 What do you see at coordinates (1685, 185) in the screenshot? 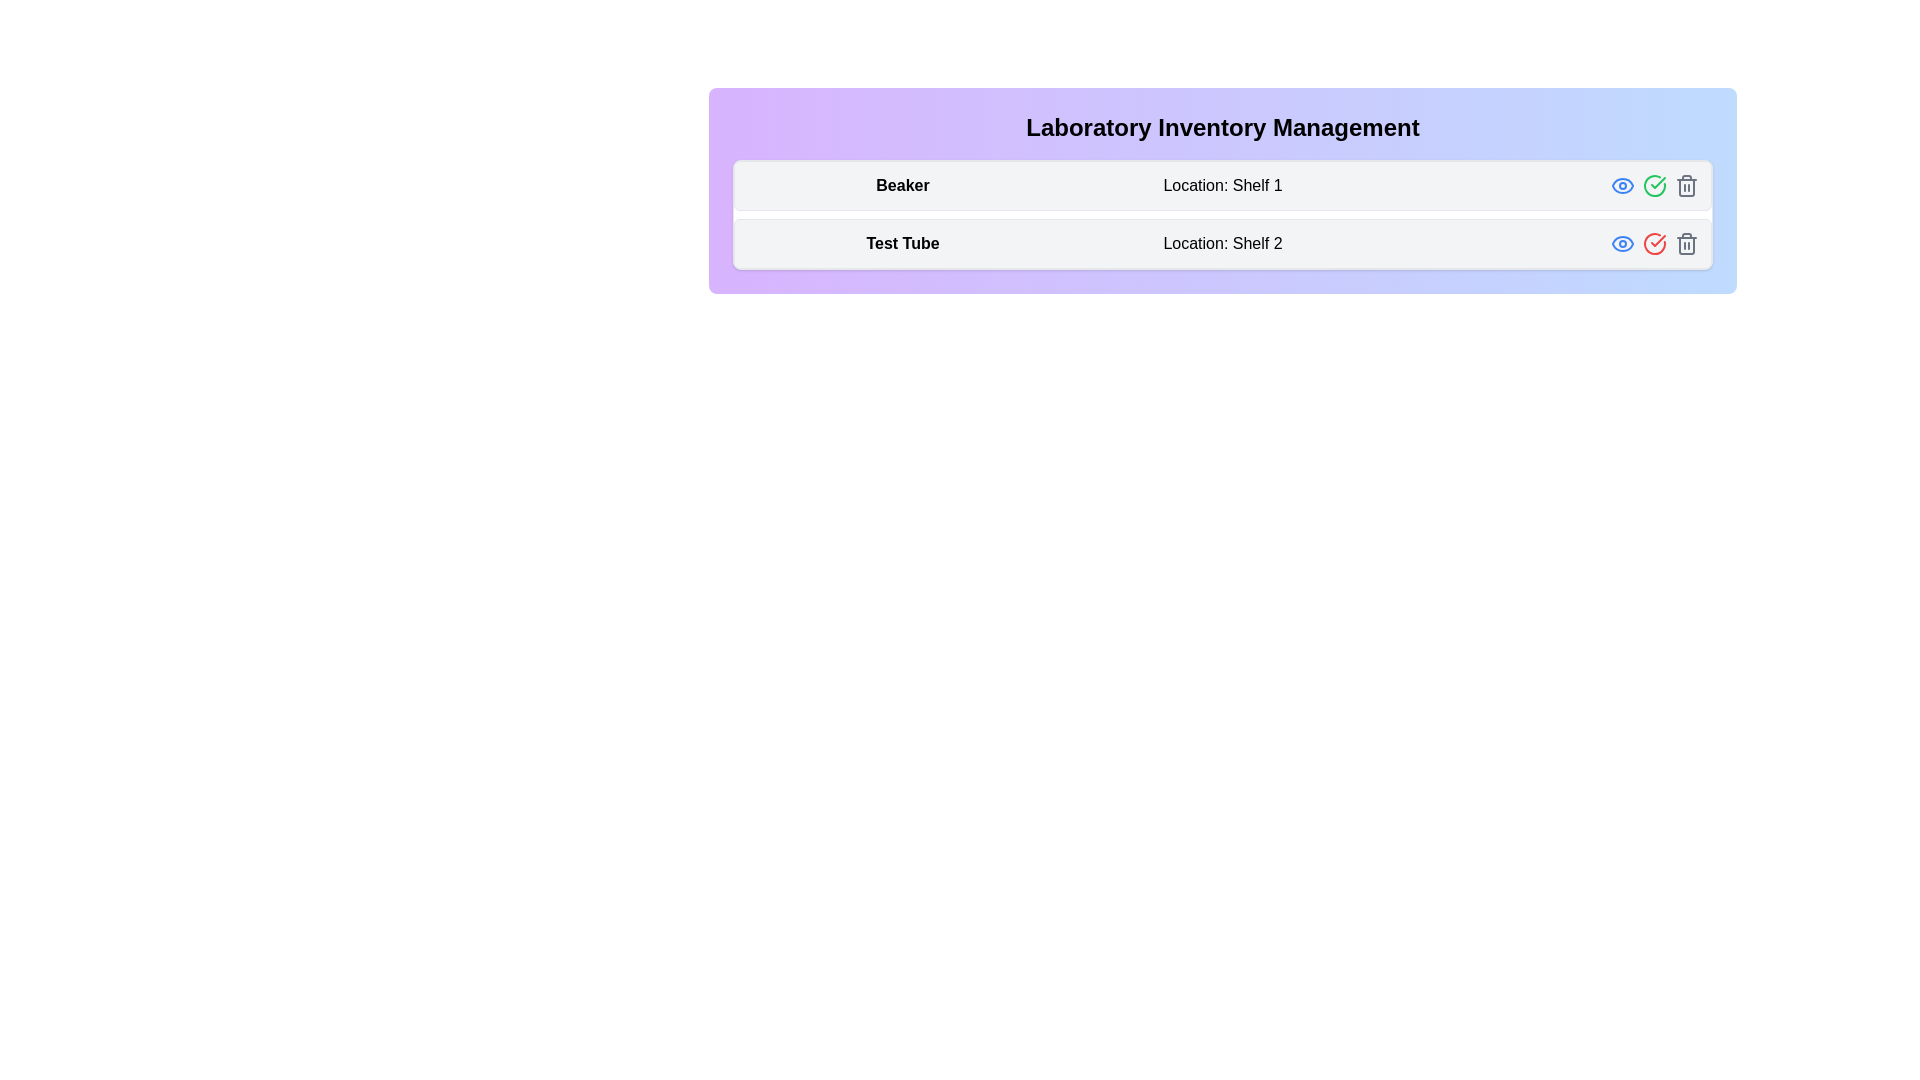
I see `the trash icon for the inventory item Beaker` at bounding box center [1685, 185].